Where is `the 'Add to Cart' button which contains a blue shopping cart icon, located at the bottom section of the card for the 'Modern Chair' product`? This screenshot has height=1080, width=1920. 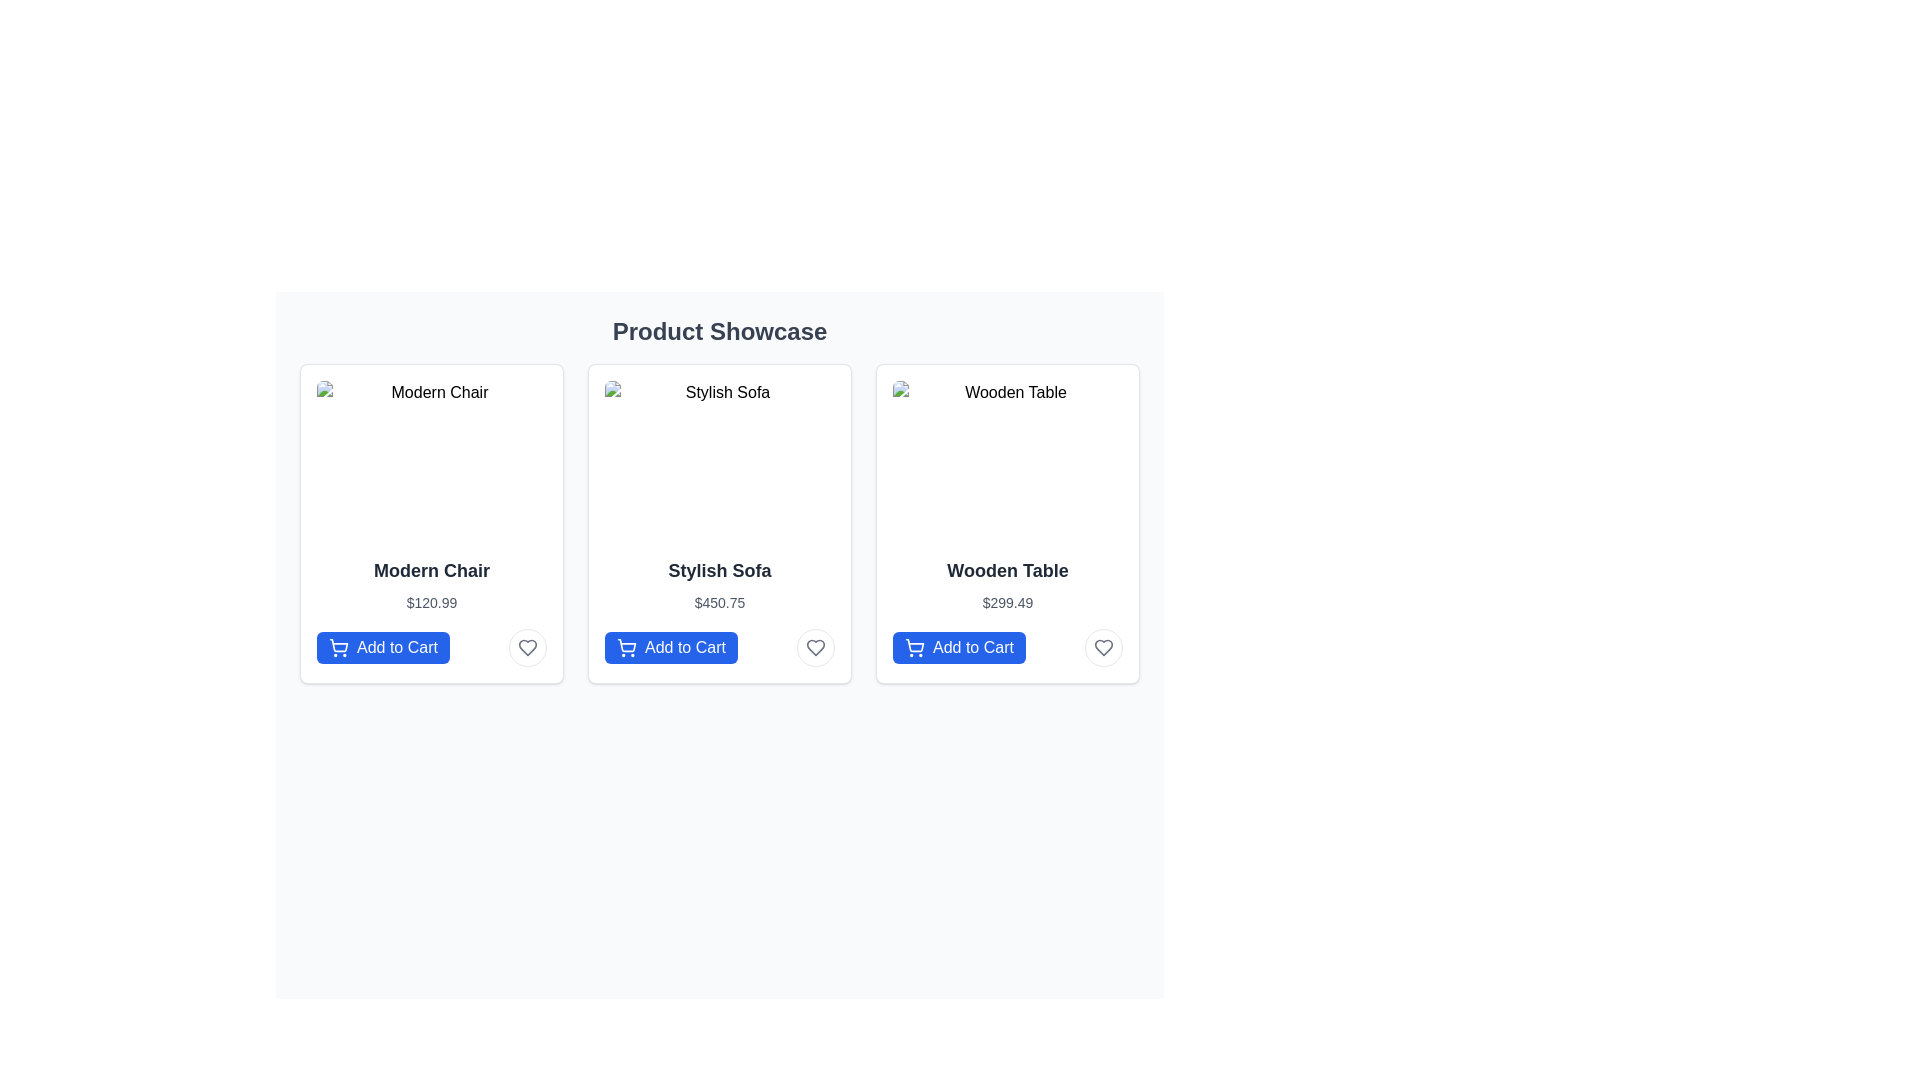 the 'Add to Cart' button which contains a blue shopping cart icon, located at the bottom section of the card for the 'Modern Chair' product is located at coordinates (339, 648).